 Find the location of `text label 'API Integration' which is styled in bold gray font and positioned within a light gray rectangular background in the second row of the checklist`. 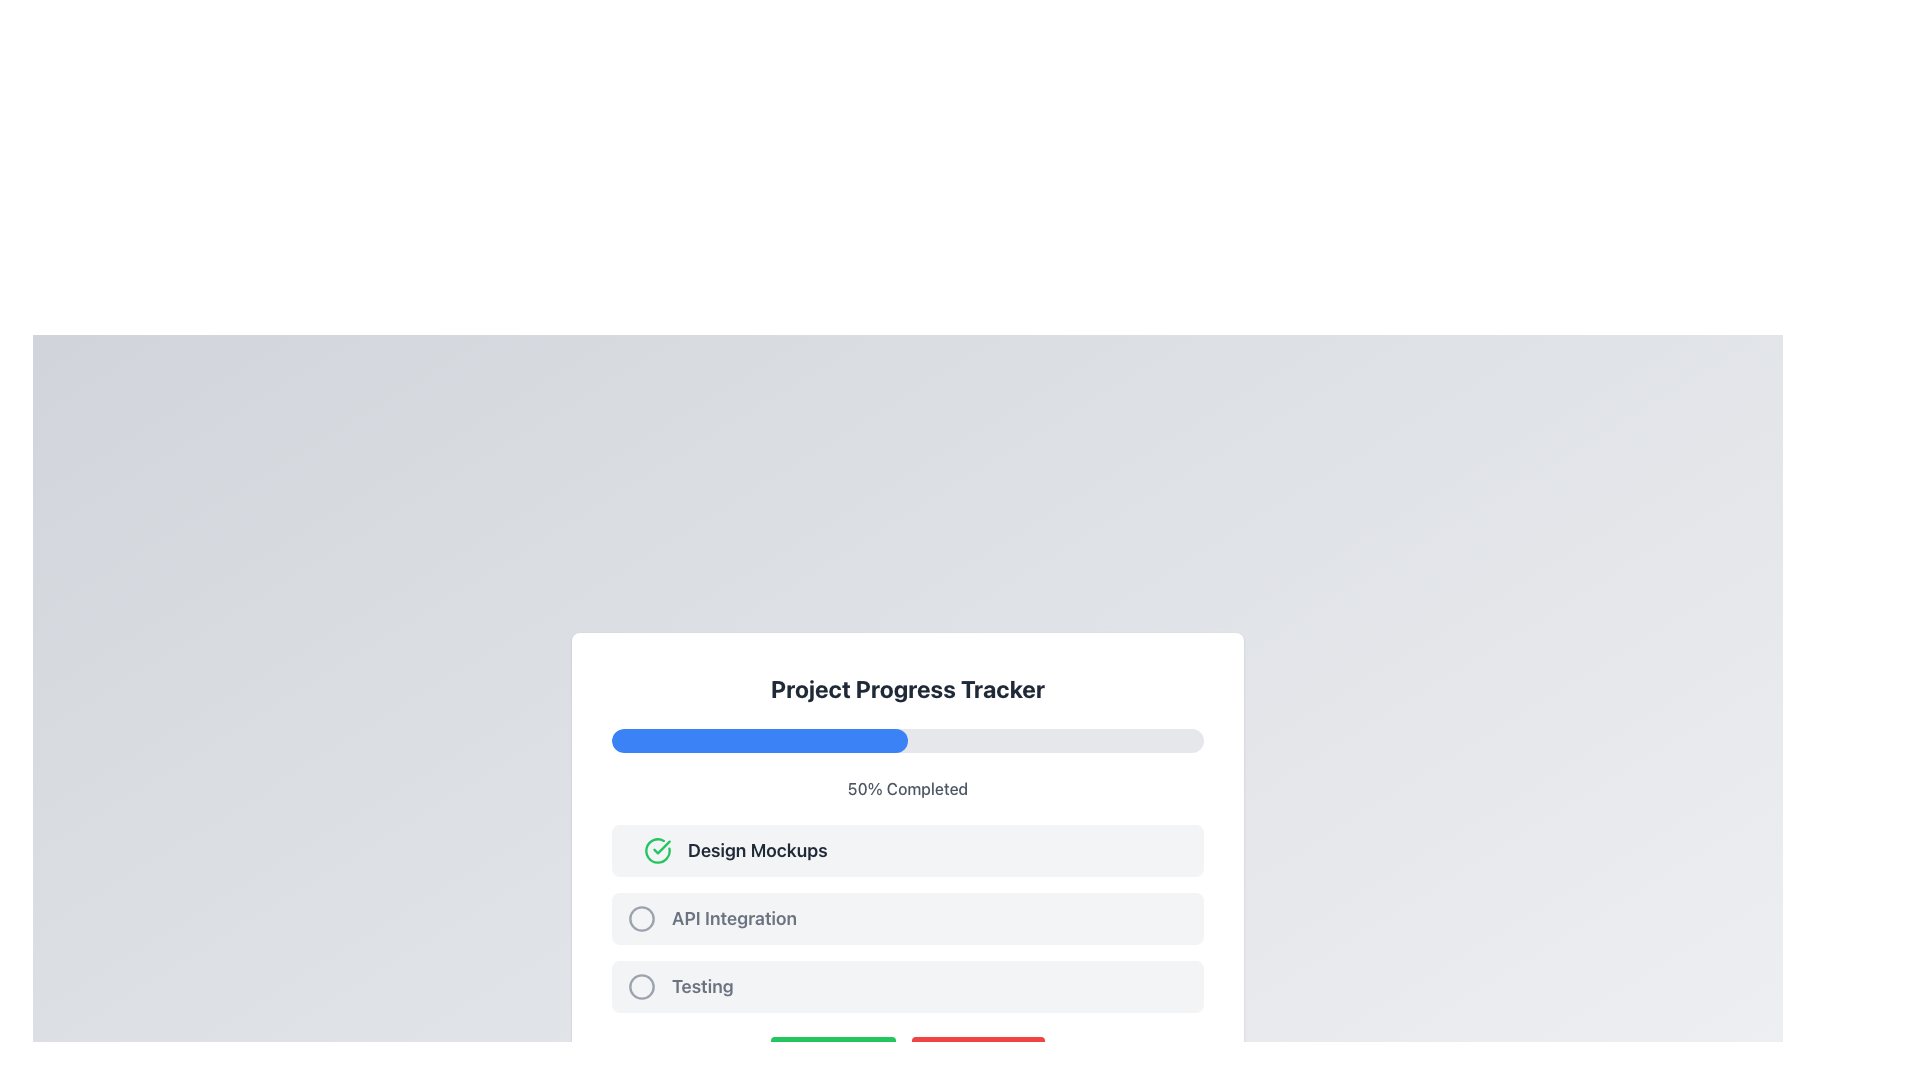

text label 'API Integration' which is styled in bold gray font and positioned within a light gray rectangular background in the second row of the checklist is located at coordinates (733, 918).